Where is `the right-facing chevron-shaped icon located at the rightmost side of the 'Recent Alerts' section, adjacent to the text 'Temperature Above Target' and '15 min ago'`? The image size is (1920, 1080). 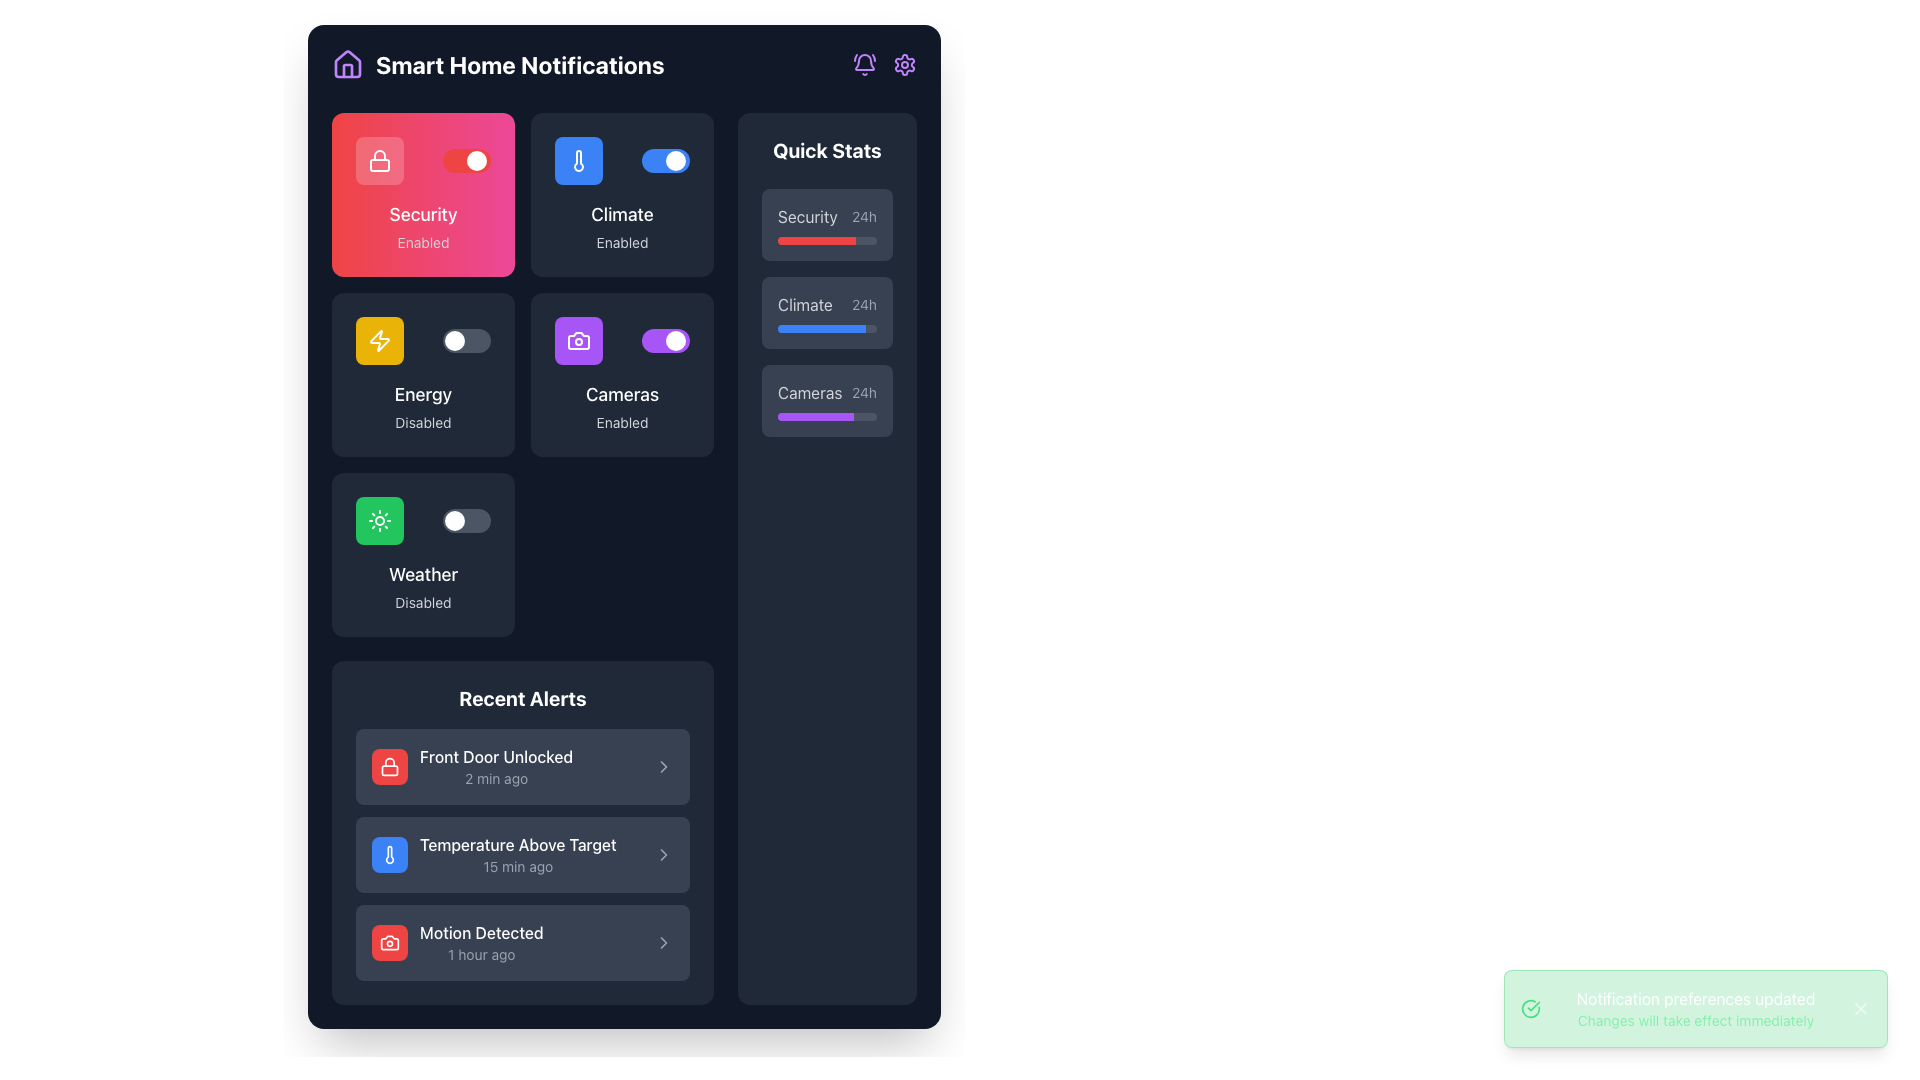
the right-facing chevron-shaped icon located at the rightmost side of the 'Recent Alerts' section, adjacent to the text 'Temperature Above Target' and '15 min ago' is located at coordinates (663, 855).